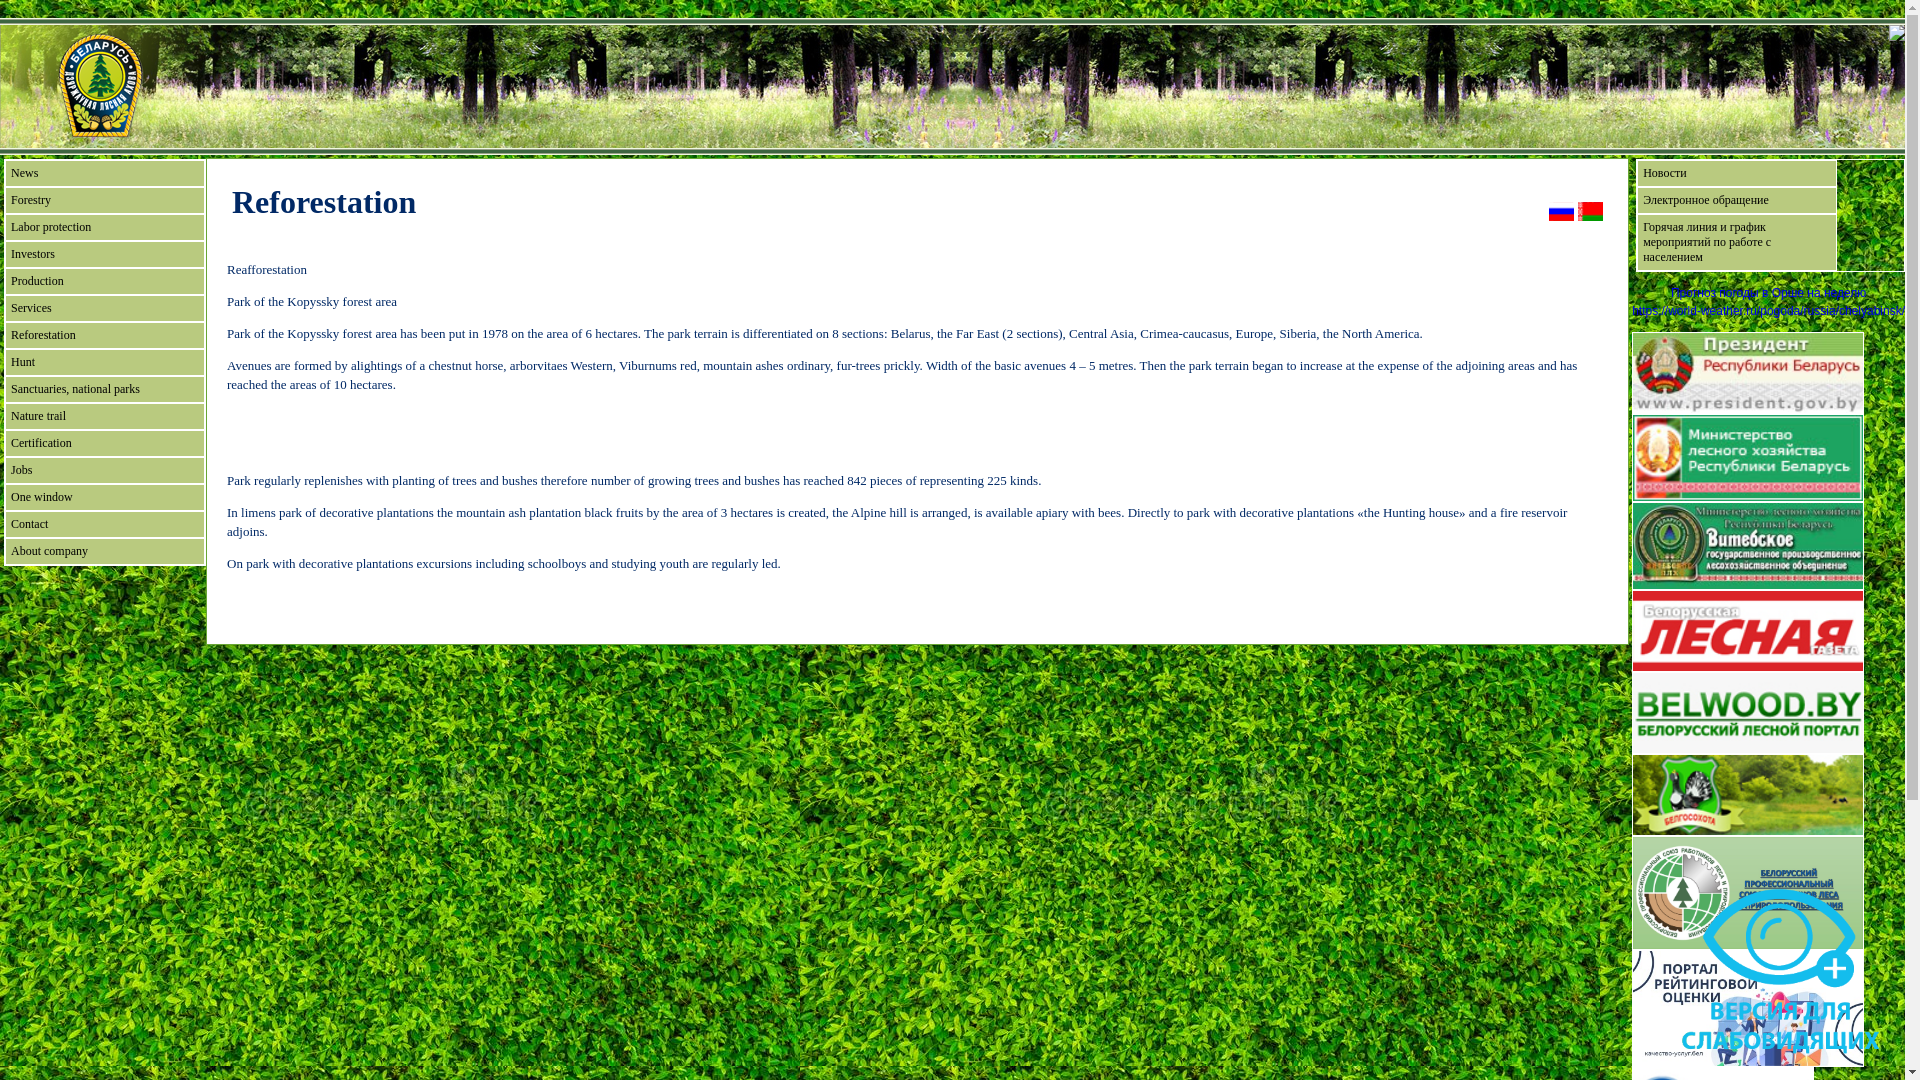  I want to click on 'Jobs', so click(104, 470).